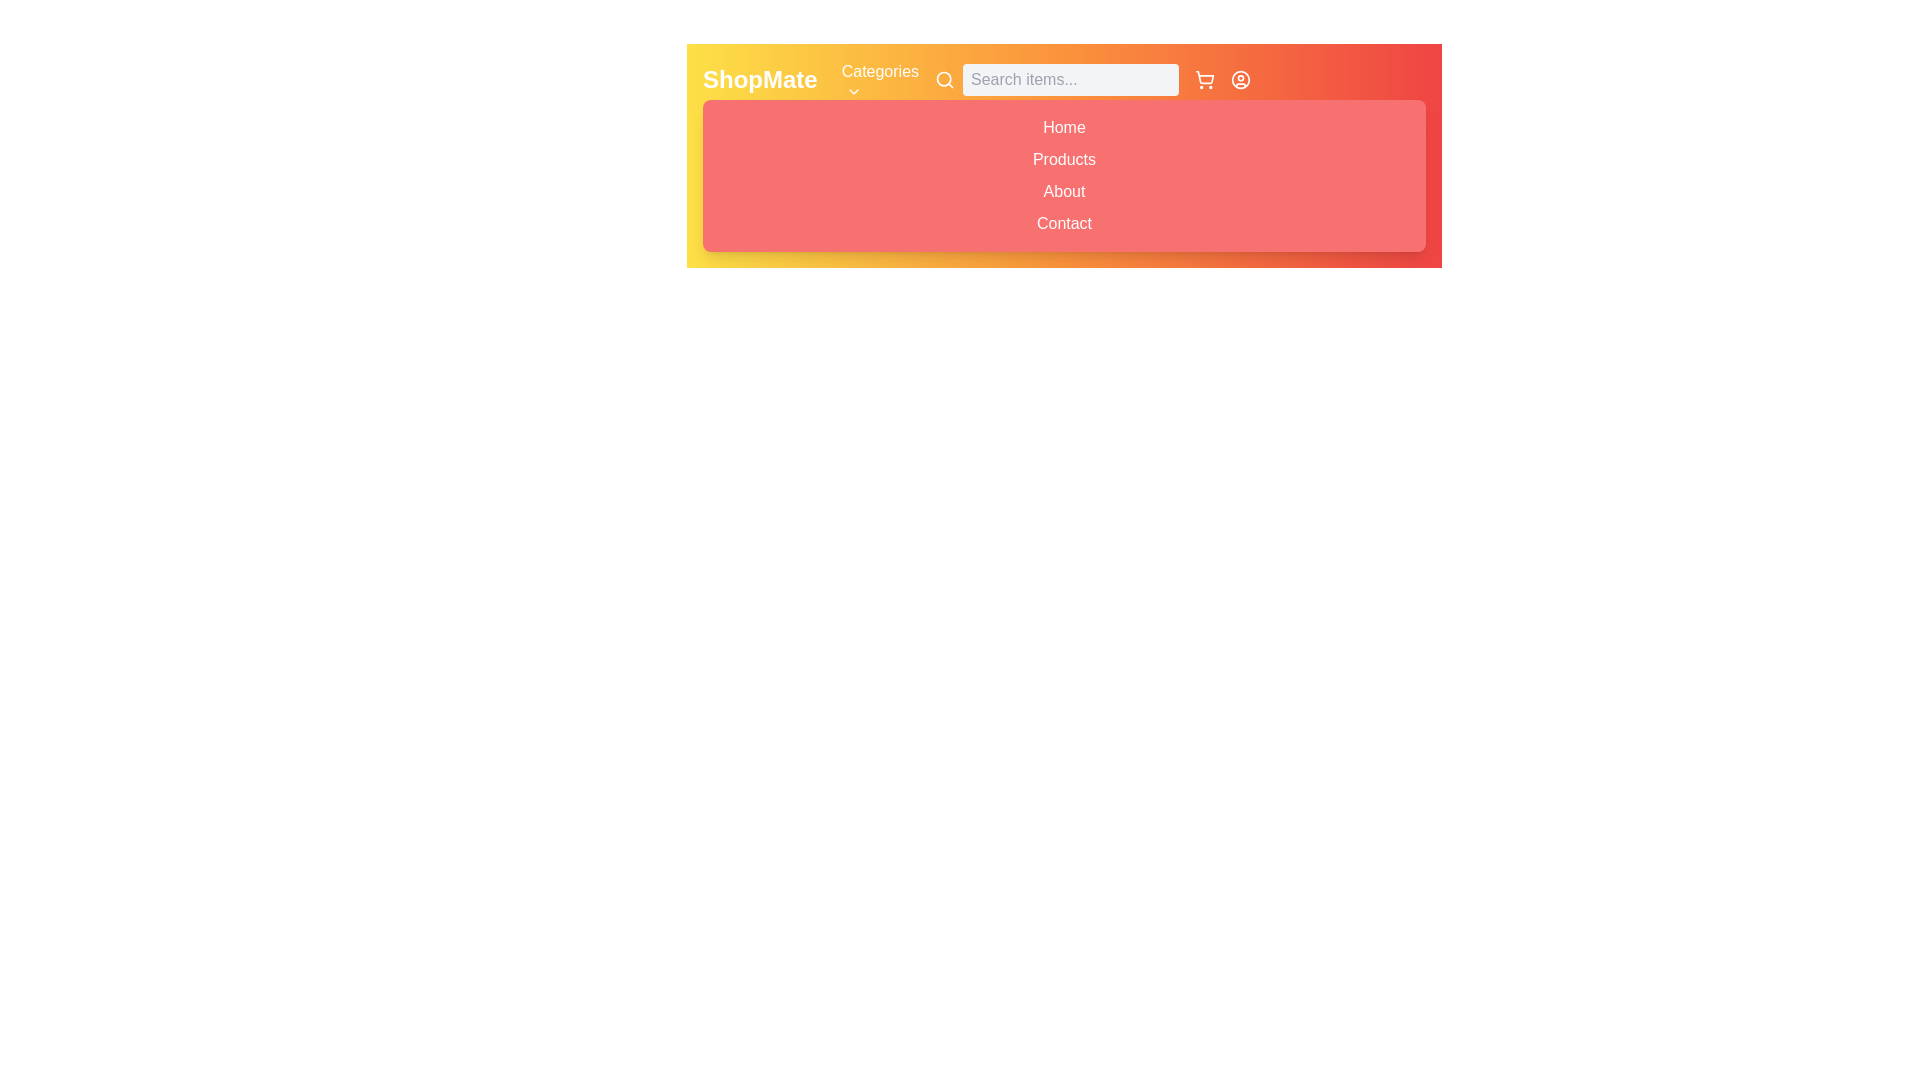 The width and height of the screenshot is (1920, 1080). I want to click on the shopping cart icon outlined in white located in the top-right corner of the interface, so click(1203, 79).